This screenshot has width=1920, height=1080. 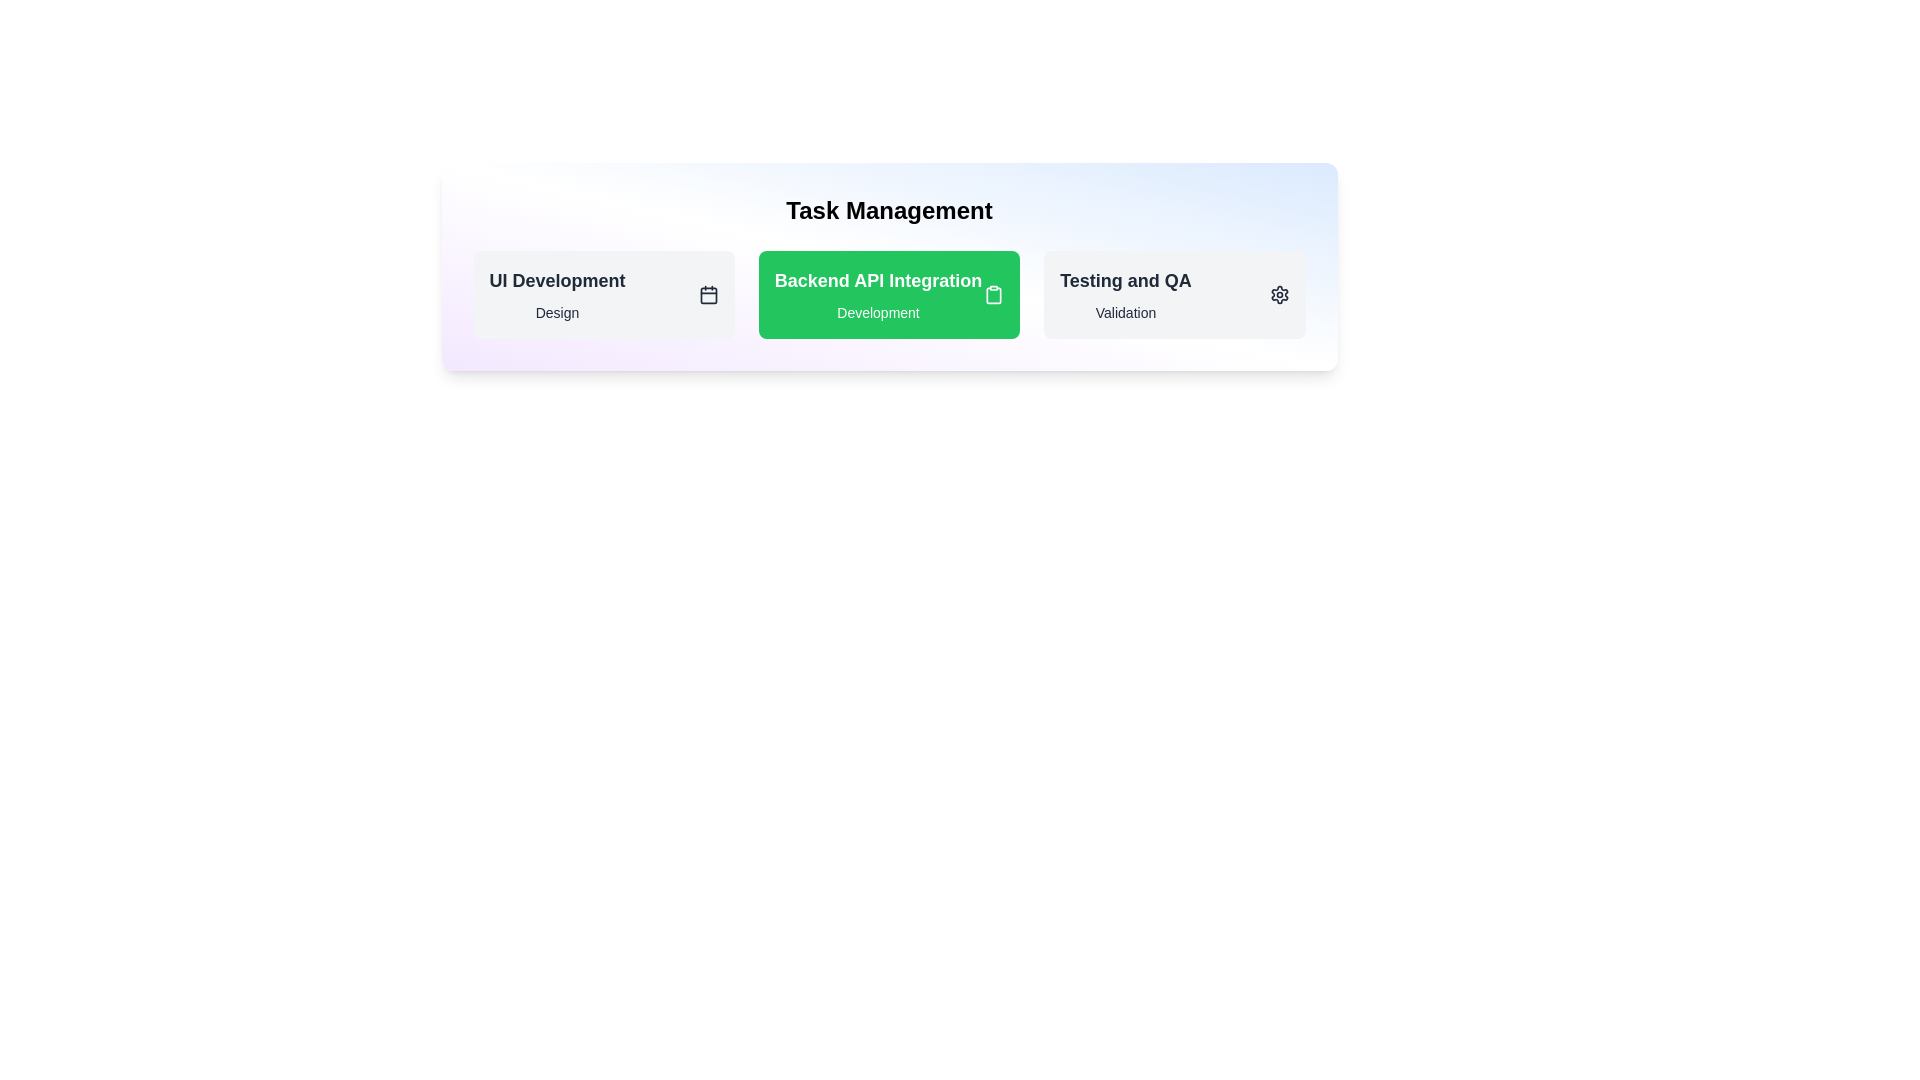 I want to click on the task category icon to view additional context for Testing and QA, so click(x=1278, y=294).